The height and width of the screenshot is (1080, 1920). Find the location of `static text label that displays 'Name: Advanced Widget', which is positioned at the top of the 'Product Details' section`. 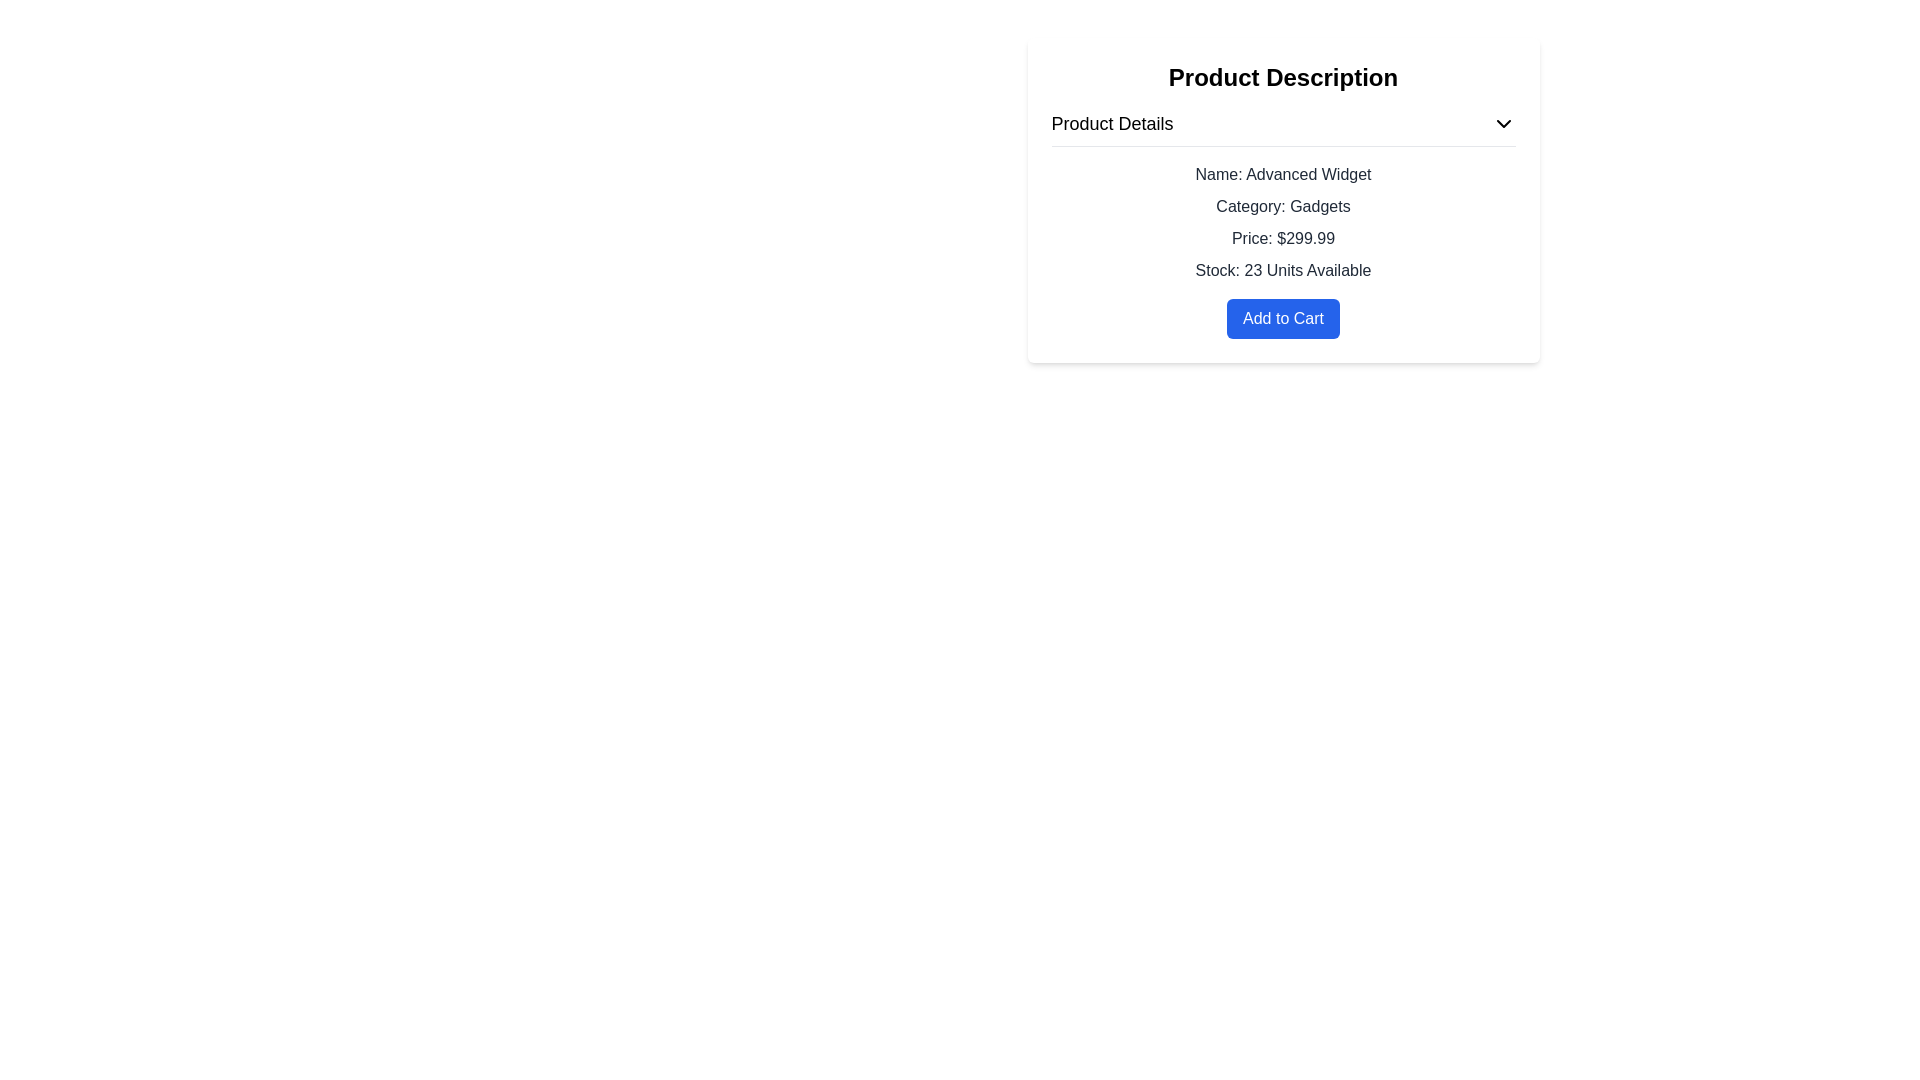

static text label that displays 'Name: Advanced Widget', which is positioned at the top of the 'Product Details' section is located at coordinates (1283, 173).